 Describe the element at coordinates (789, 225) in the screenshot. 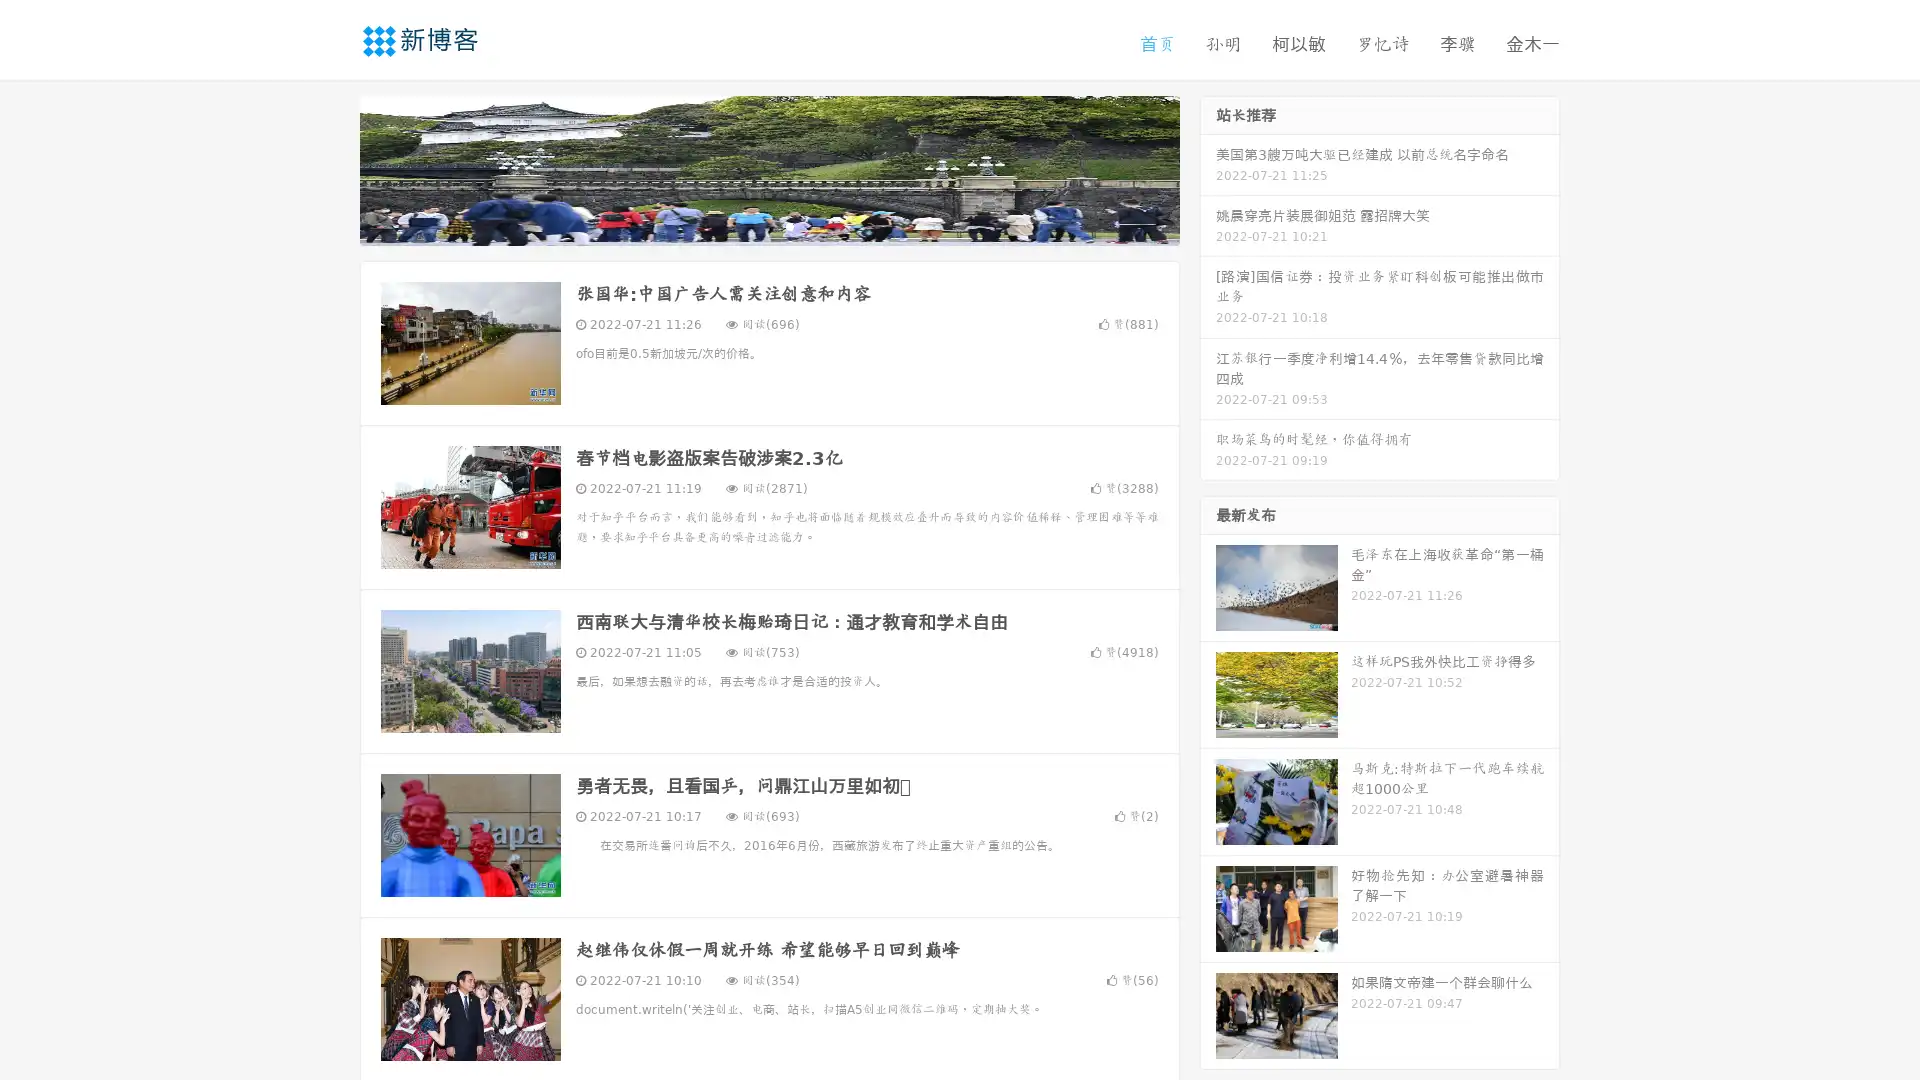

I see `Go to slide 3` at that location.